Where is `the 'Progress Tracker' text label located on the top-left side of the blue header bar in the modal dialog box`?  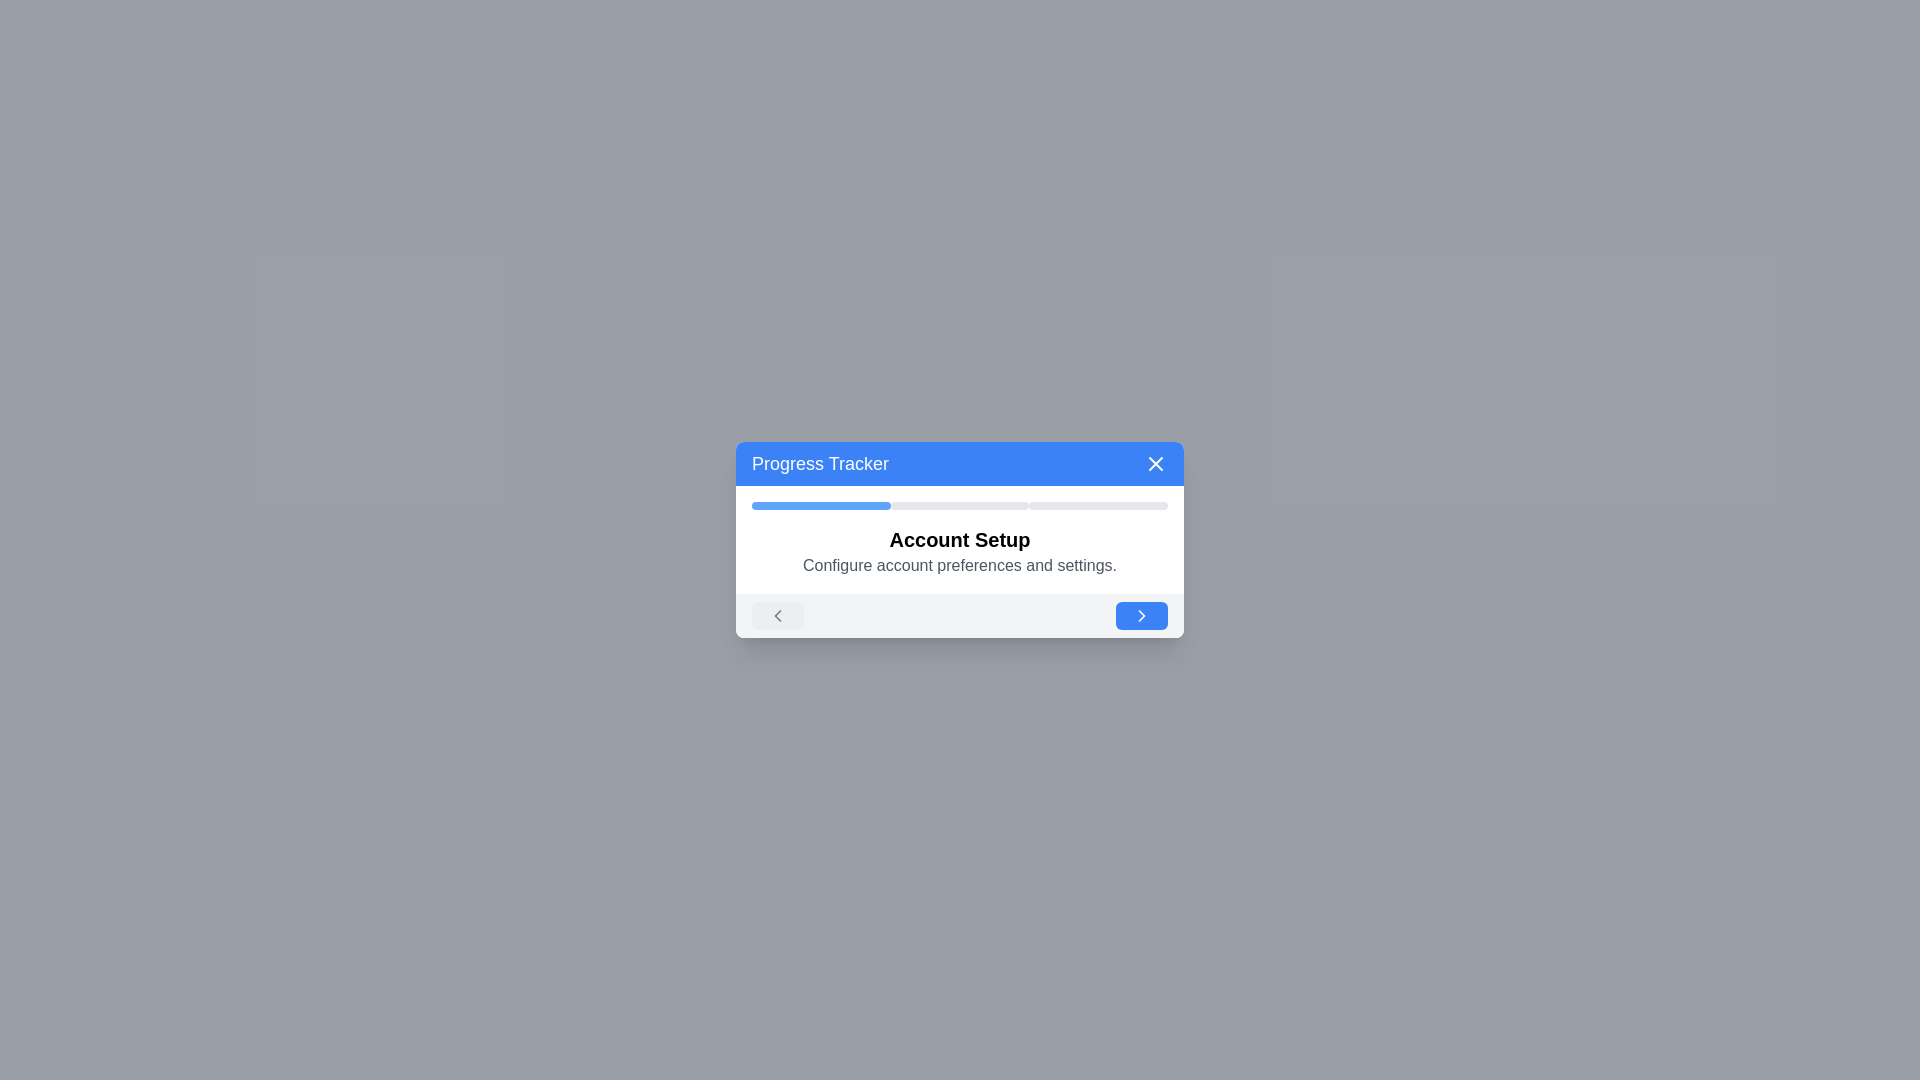 the 'Progress Tracker' text label located on the top-left side of the blue header bar in the modal dialog box is located at coordinates (820, 463).